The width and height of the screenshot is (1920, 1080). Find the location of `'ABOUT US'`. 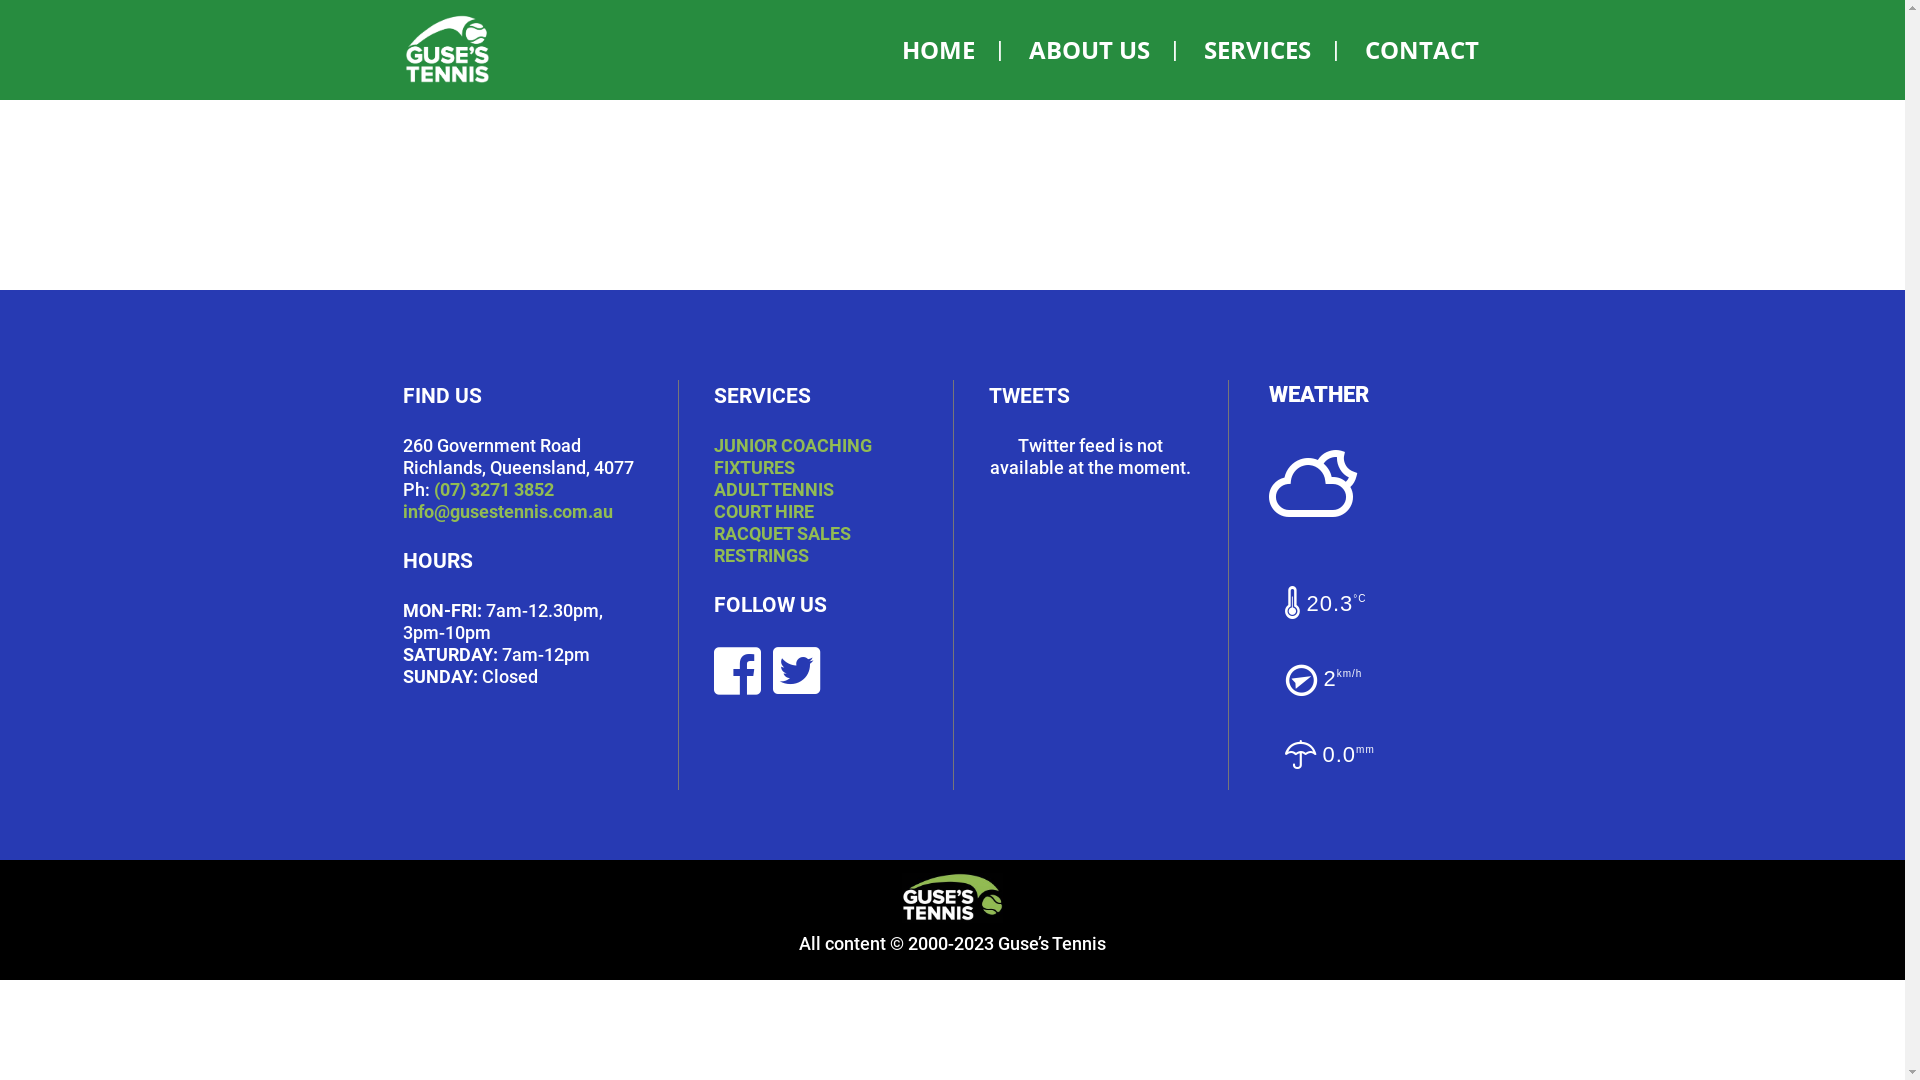

'ABOUT US' is located at coordinates (1087, 49).